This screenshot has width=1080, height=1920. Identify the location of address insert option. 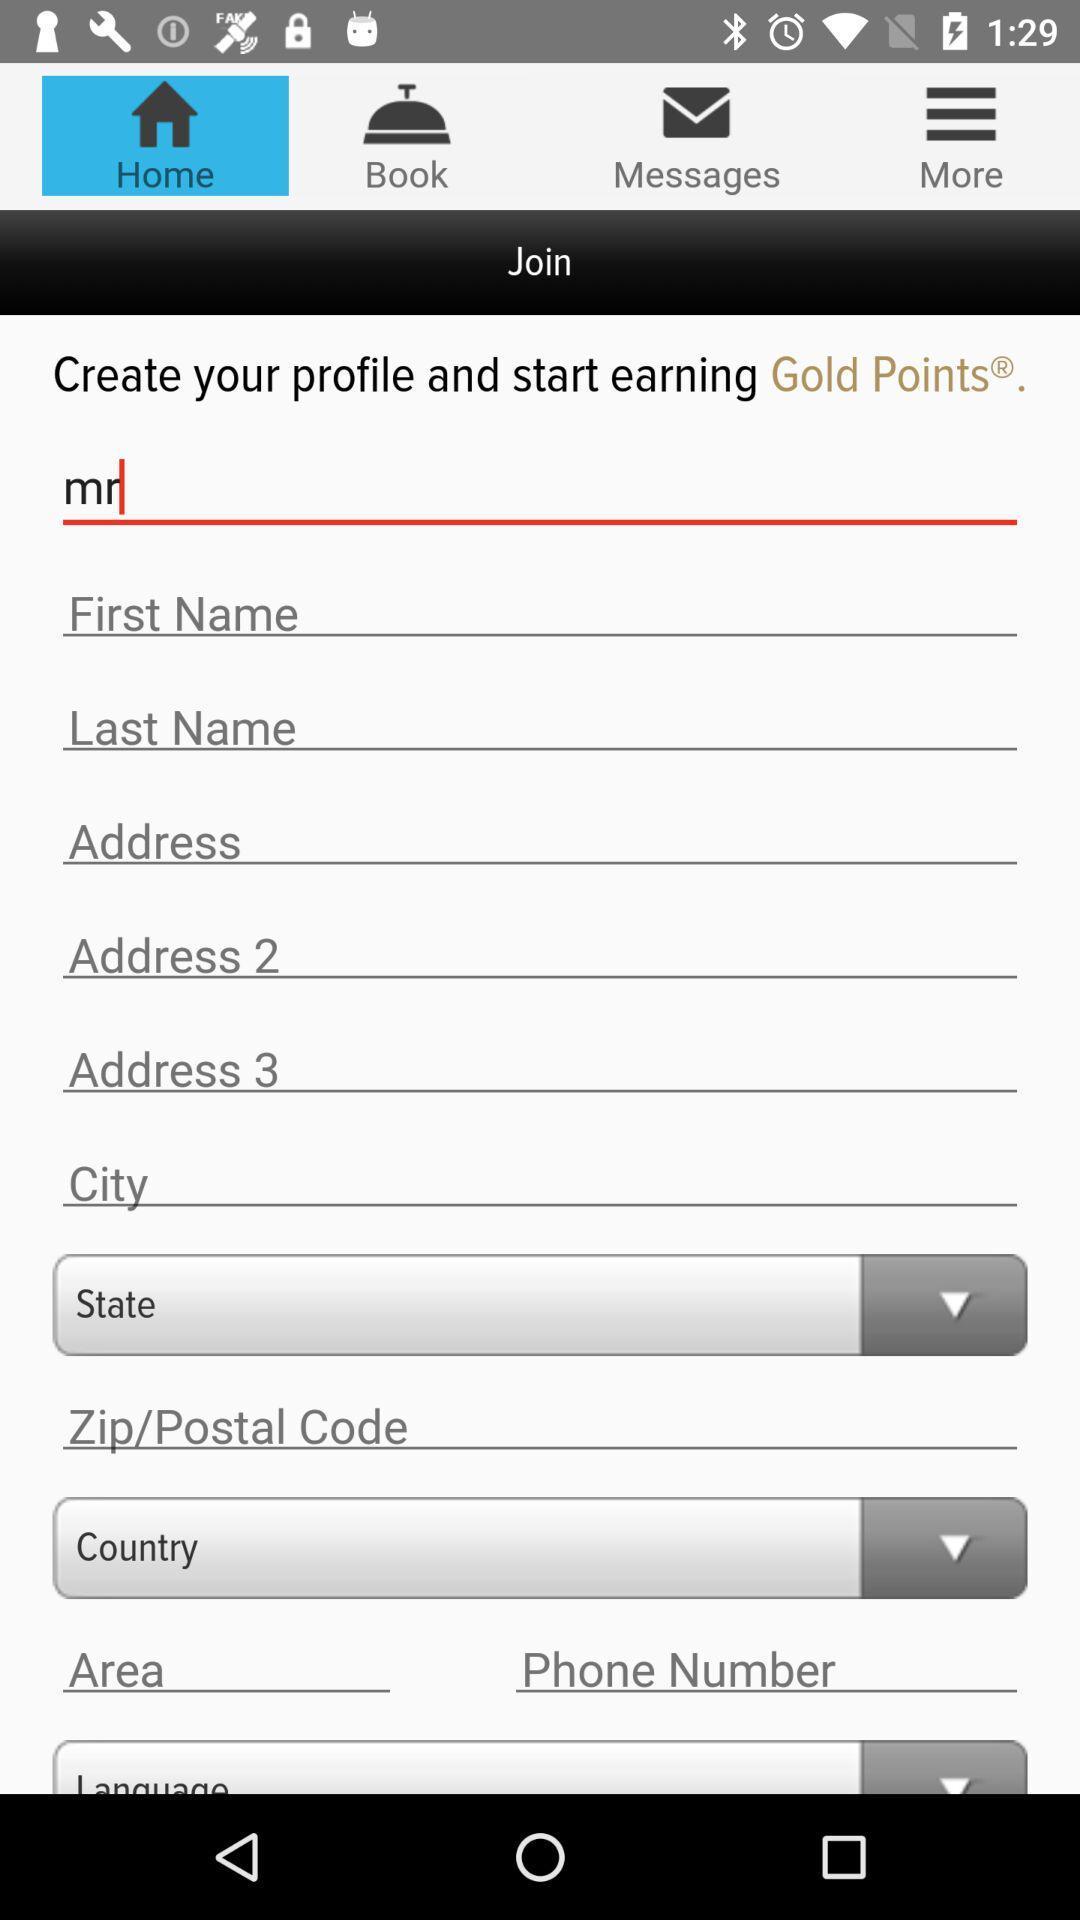
(540, 954).